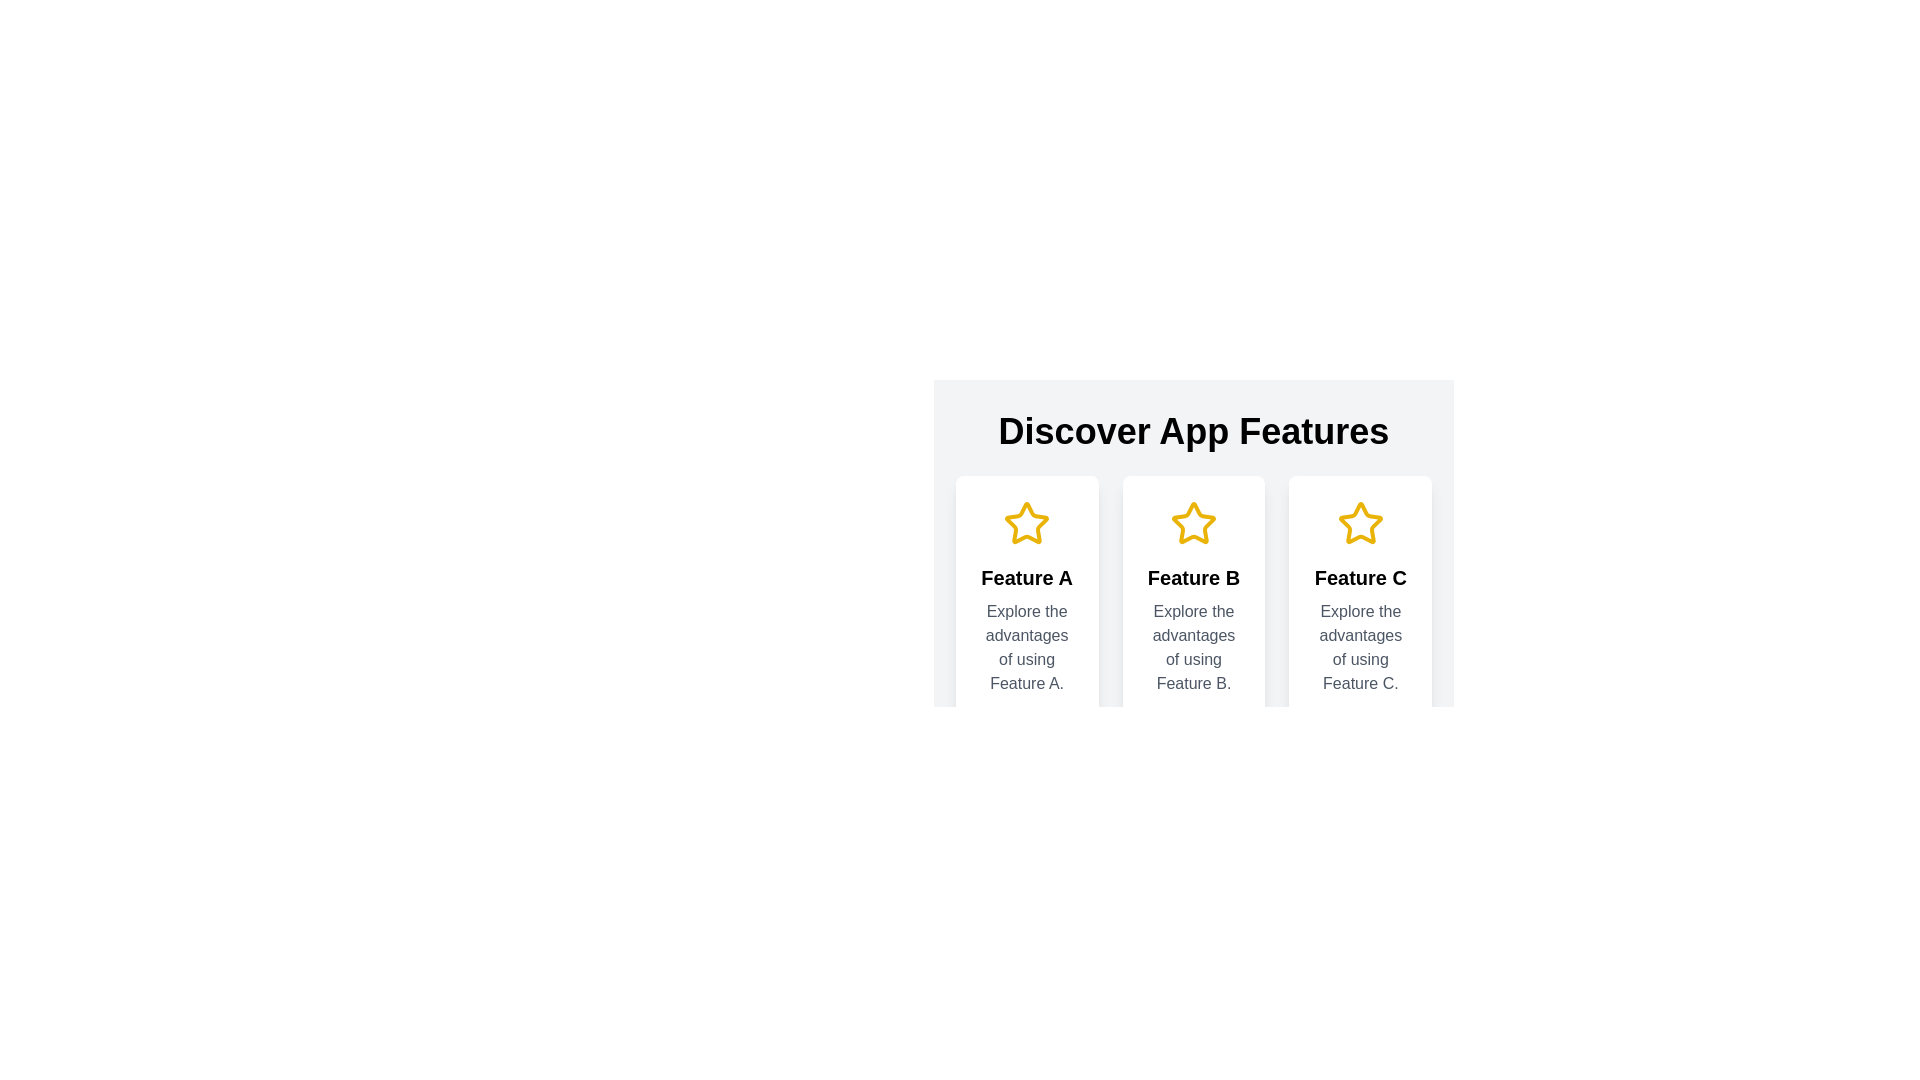  Describe the element at coordinates (1194, 596) in the screenshot. I see `the informational display card for 'Feature B', which is the second card in a grid layout situated between 'Feature A' and 'Feature C'` at that location.